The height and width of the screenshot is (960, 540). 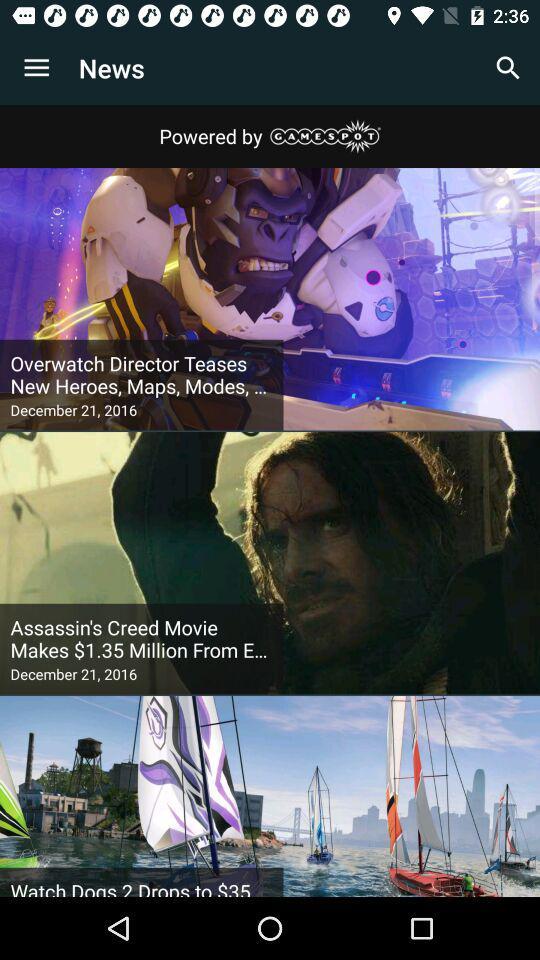 I want to click on the app next to news, so click(x=36, y=68).